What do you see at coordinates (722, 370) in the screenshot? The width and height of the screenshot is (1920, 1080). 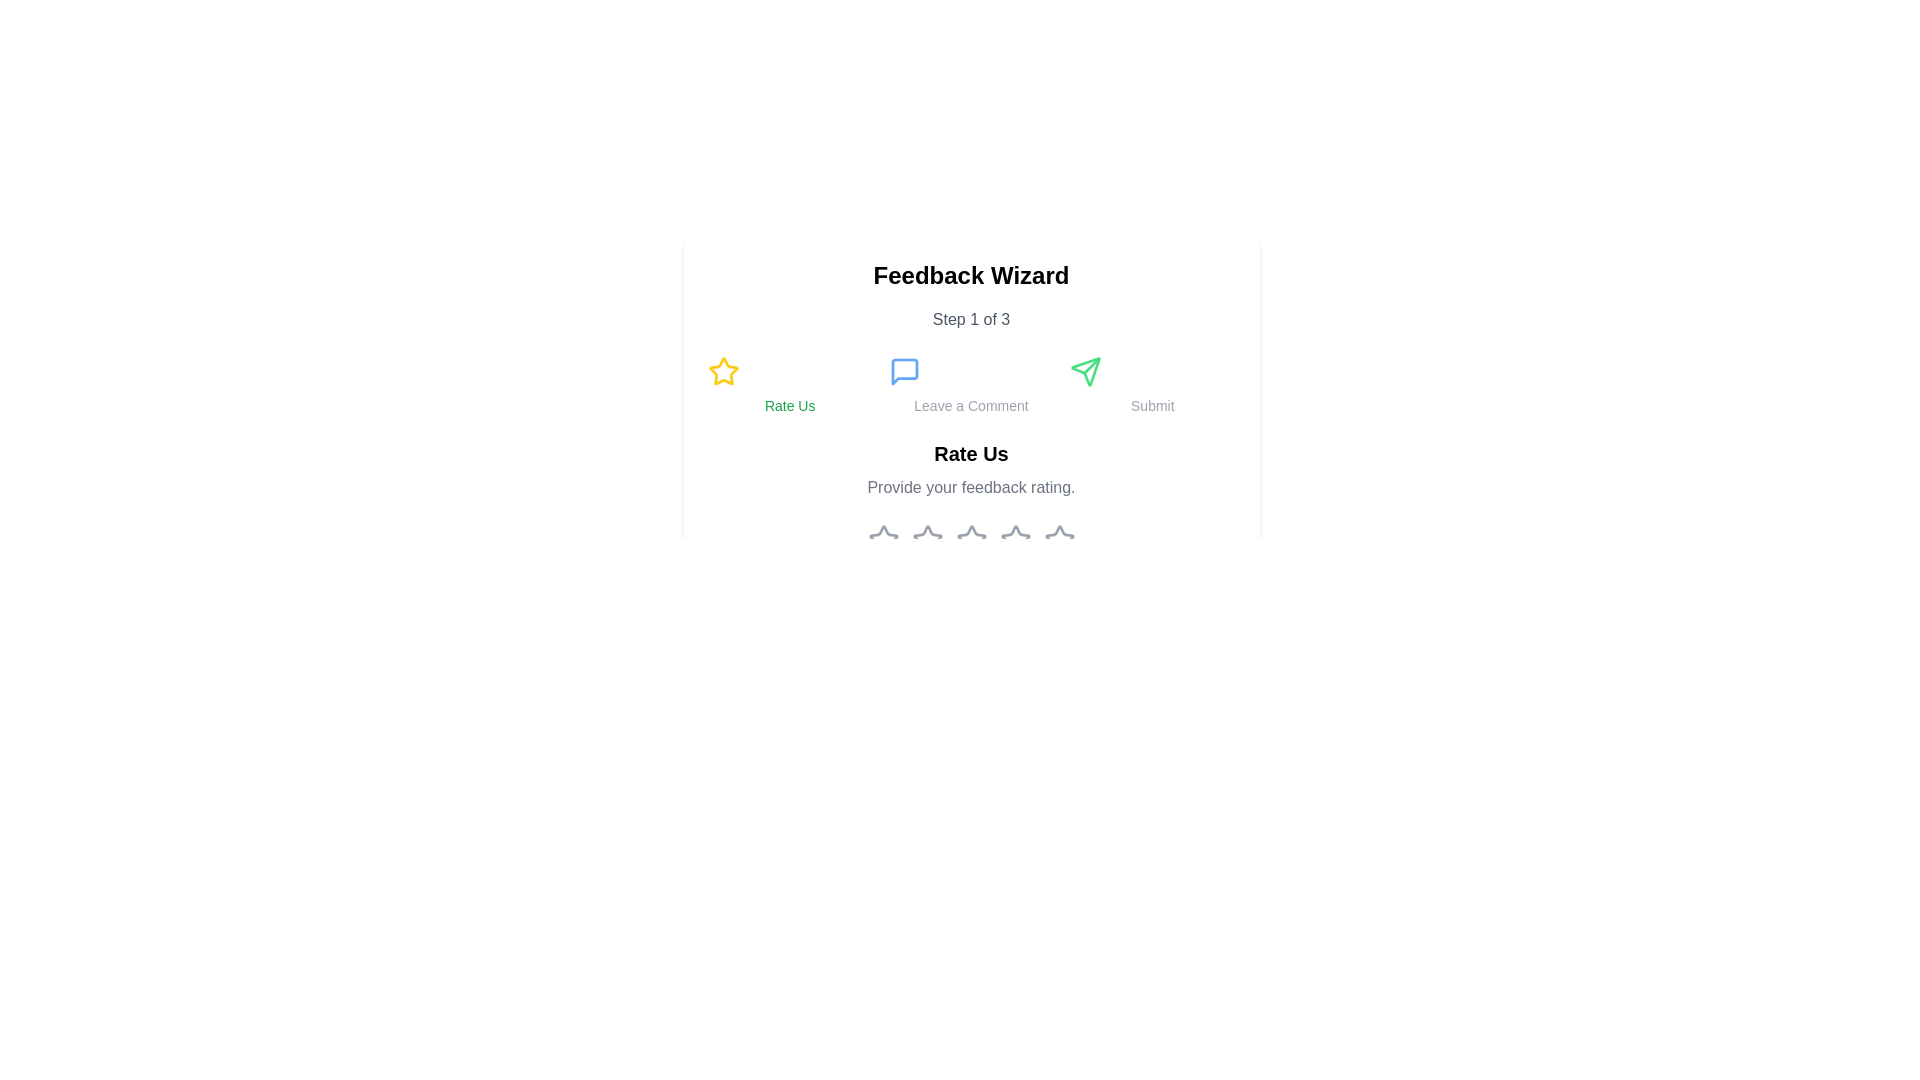 I see `the yellow star-shaped icon located on the far left of the first column of icons, which is associated with the 'Rate Us' label` at bounding box center [722, 370].